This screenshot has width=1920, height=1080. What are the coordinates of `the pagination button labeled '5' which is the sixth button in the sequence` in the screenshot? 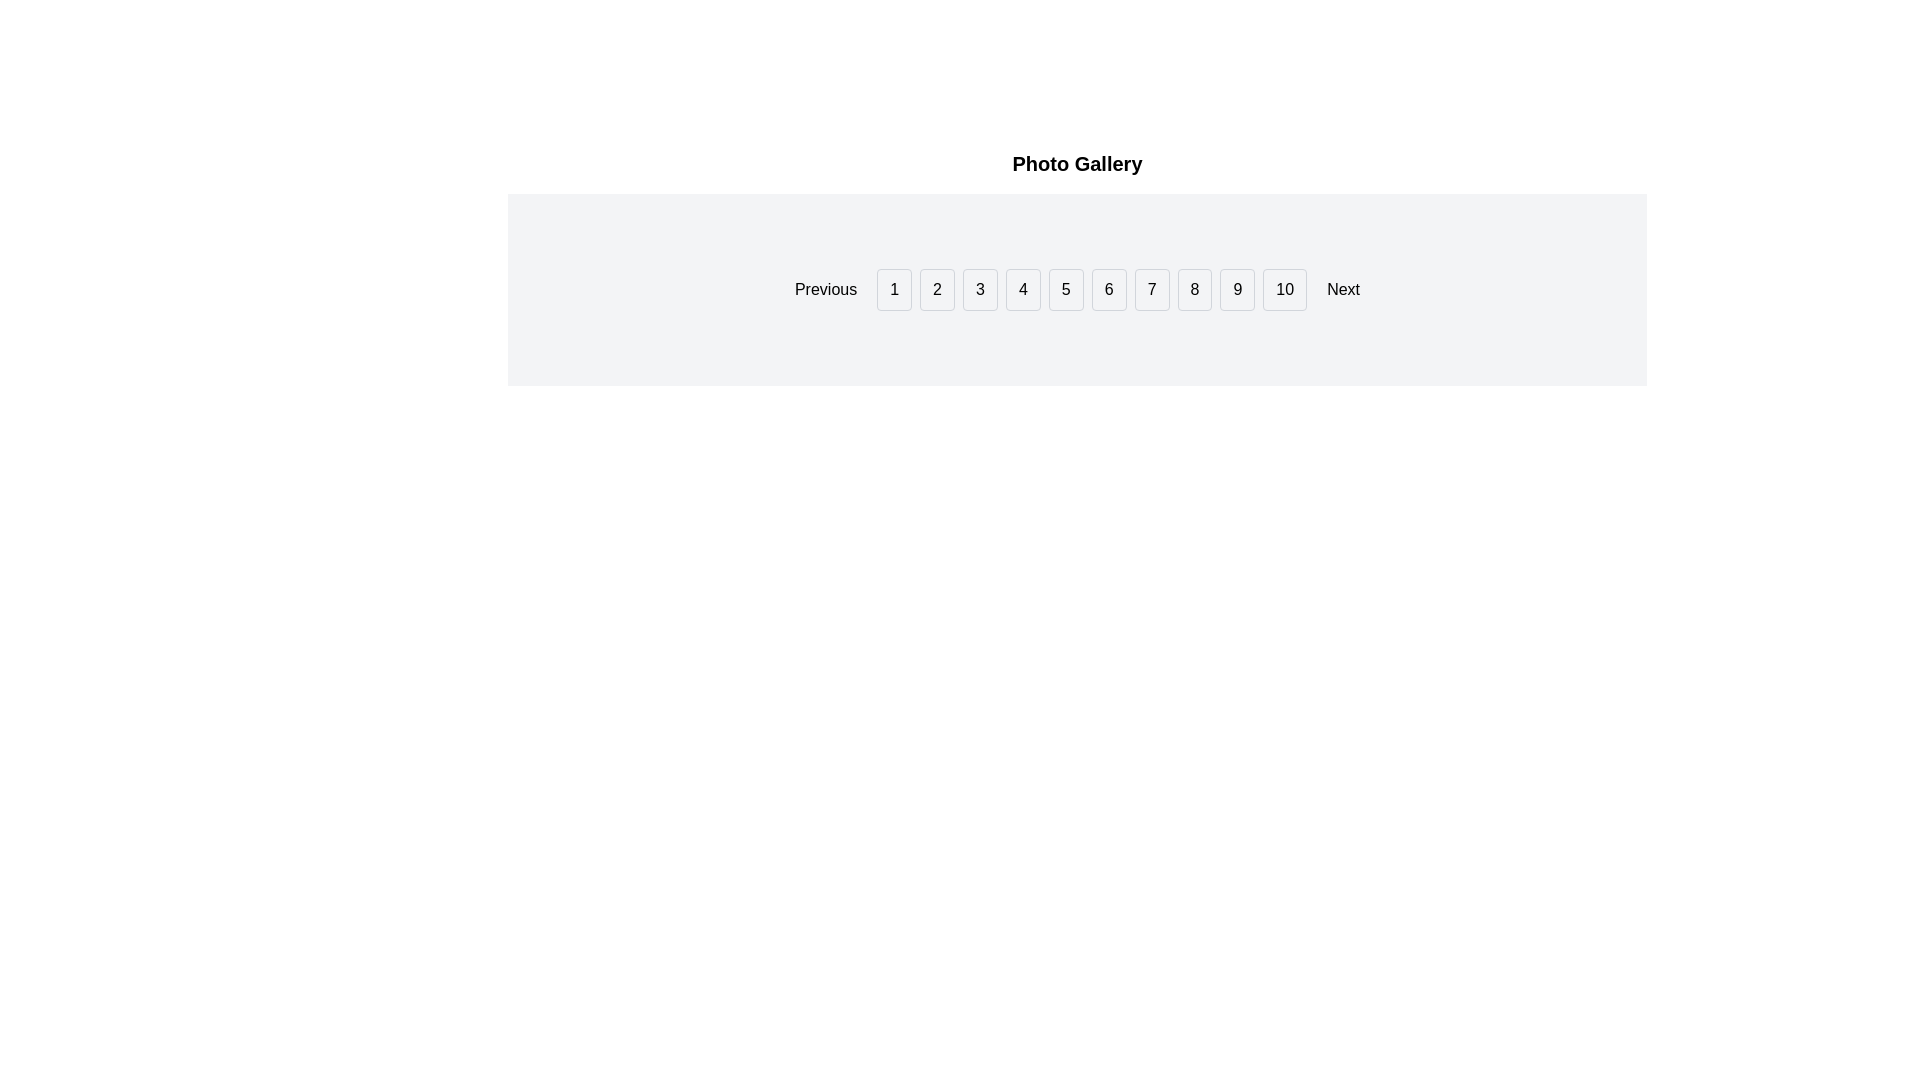 It's located at (1065, 289).